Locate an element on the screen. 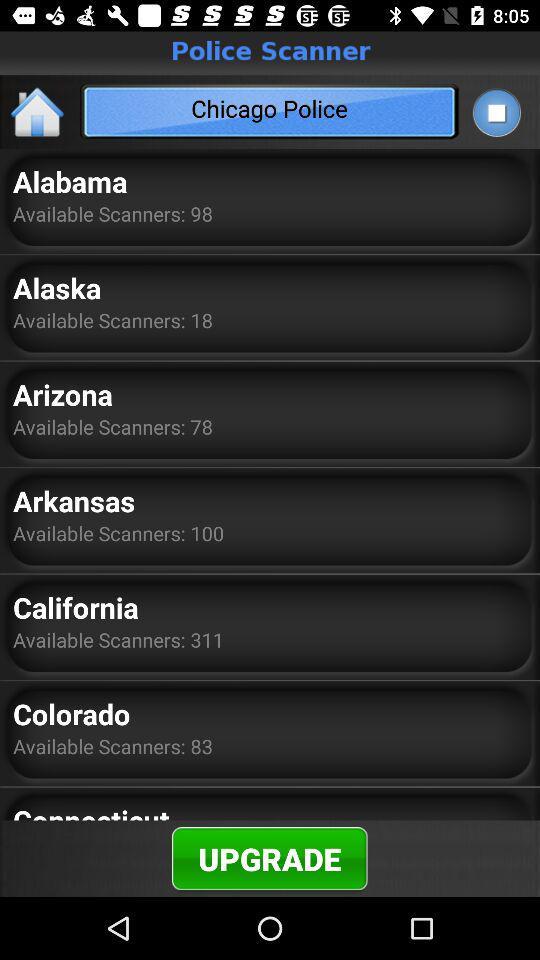 The image size is (540, 960). the app below available scanners: 18 item is located at coordinates (63, 393).